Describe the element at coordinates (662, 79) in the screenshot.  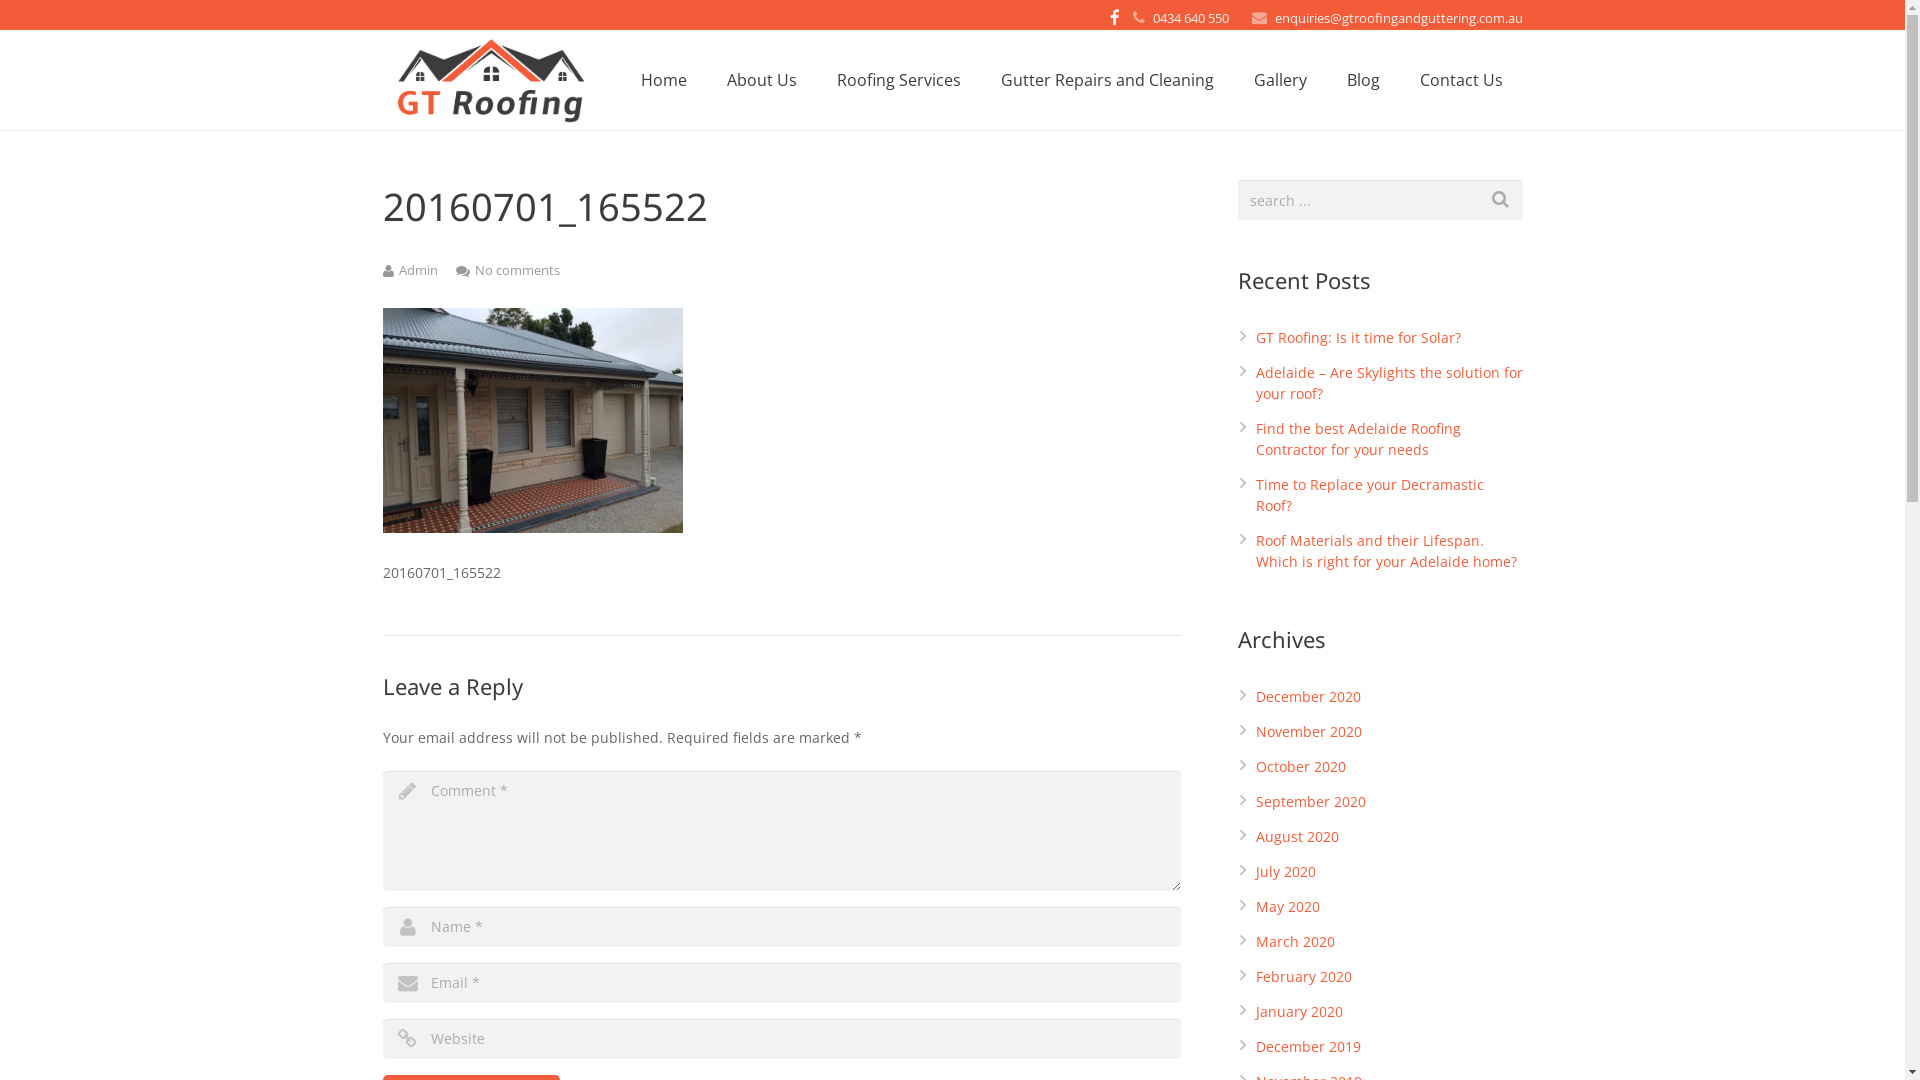
I see `'Home'` at that location.